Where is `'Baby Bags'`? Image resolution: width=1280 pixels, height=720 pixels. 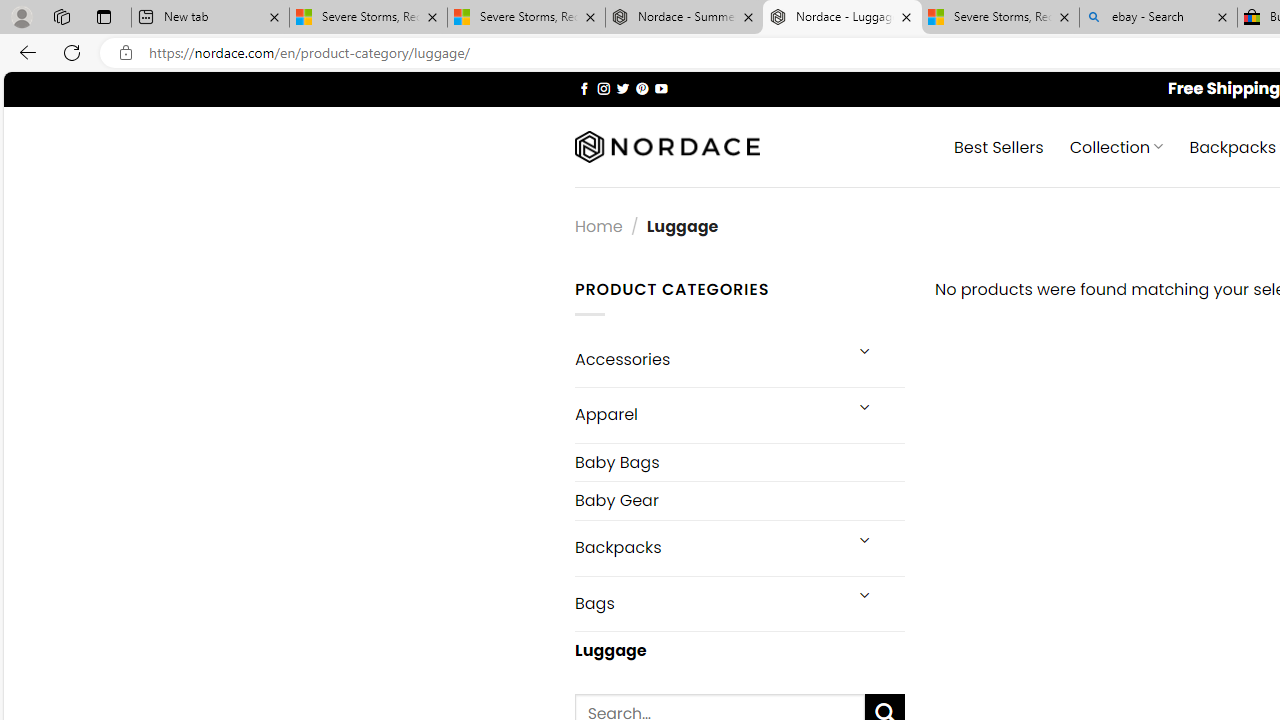 'Baby Bags' is located at coordinates (738, 461).